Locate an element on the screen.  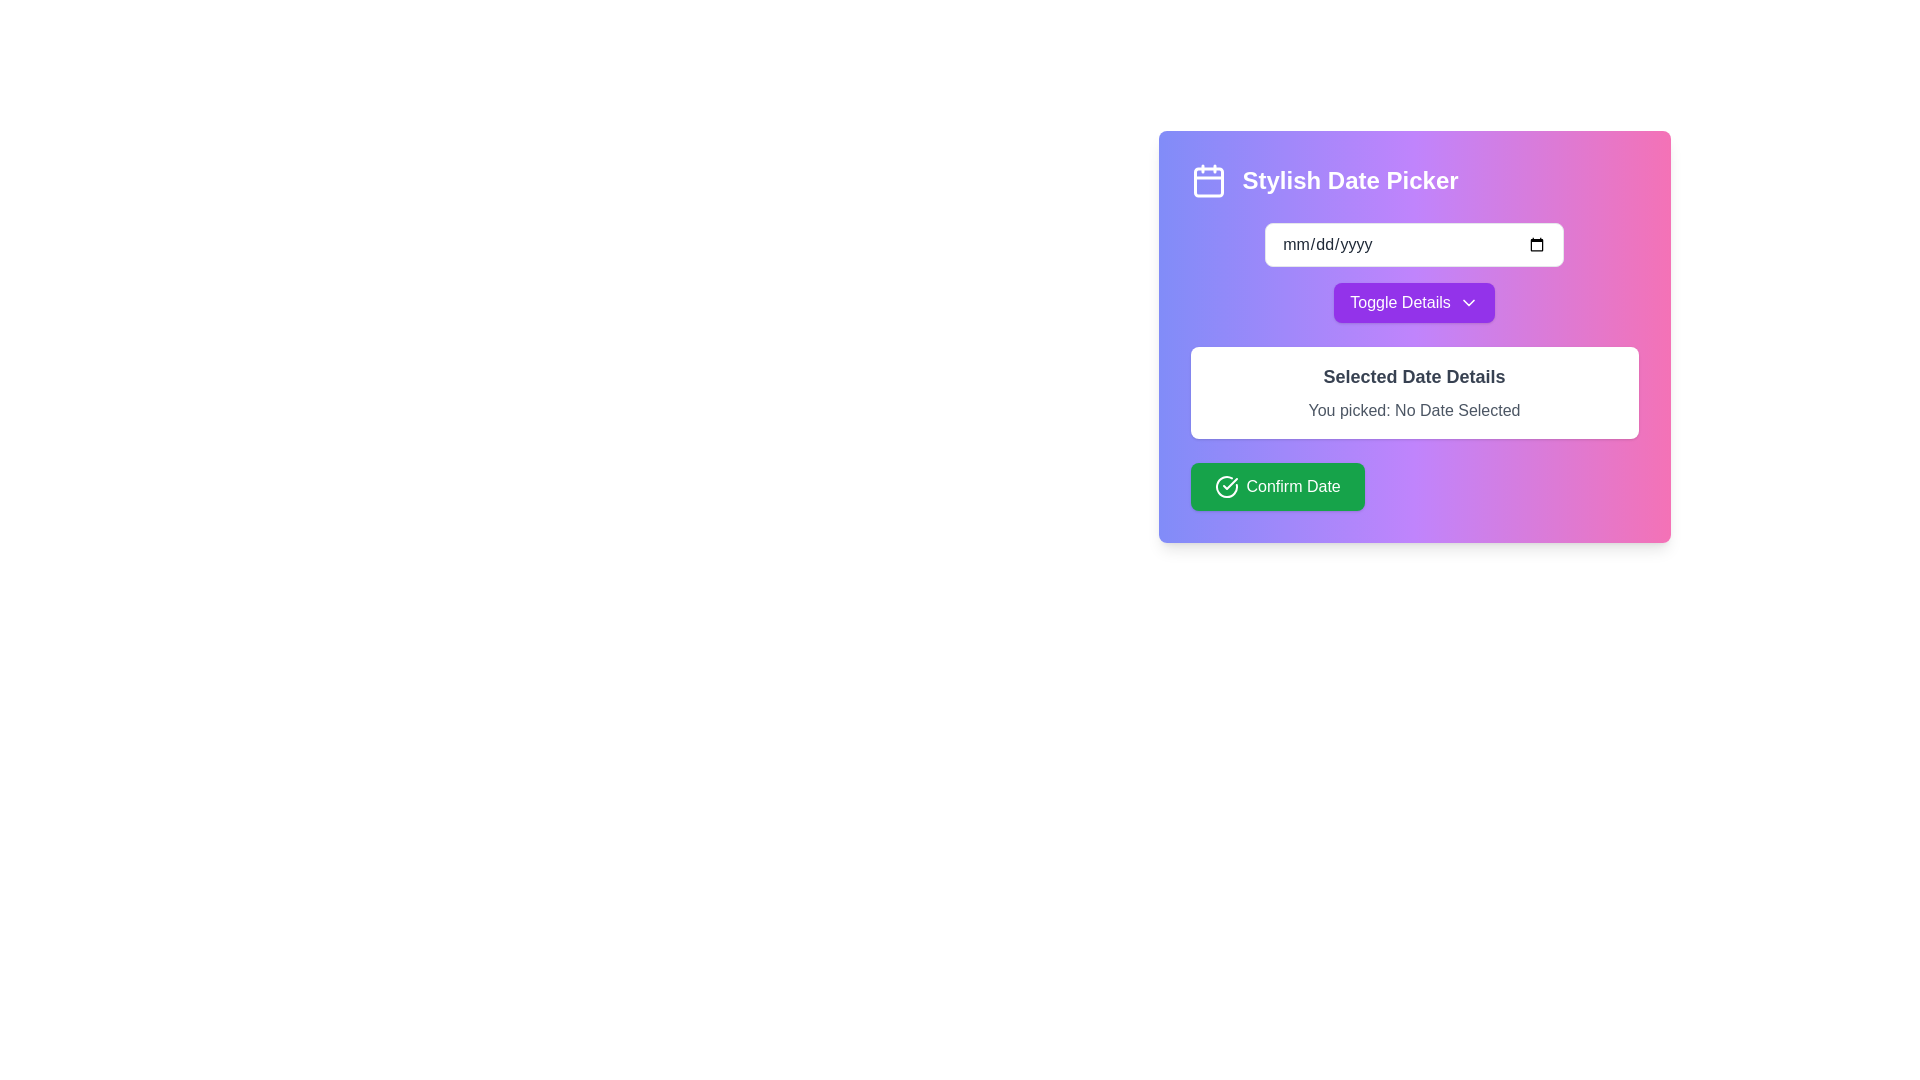
the second text block in the 'Selected Date Details' section that displays feedback about the selected date, specifically showing 'No Date Selected' is located at coordinates (1413, 410).